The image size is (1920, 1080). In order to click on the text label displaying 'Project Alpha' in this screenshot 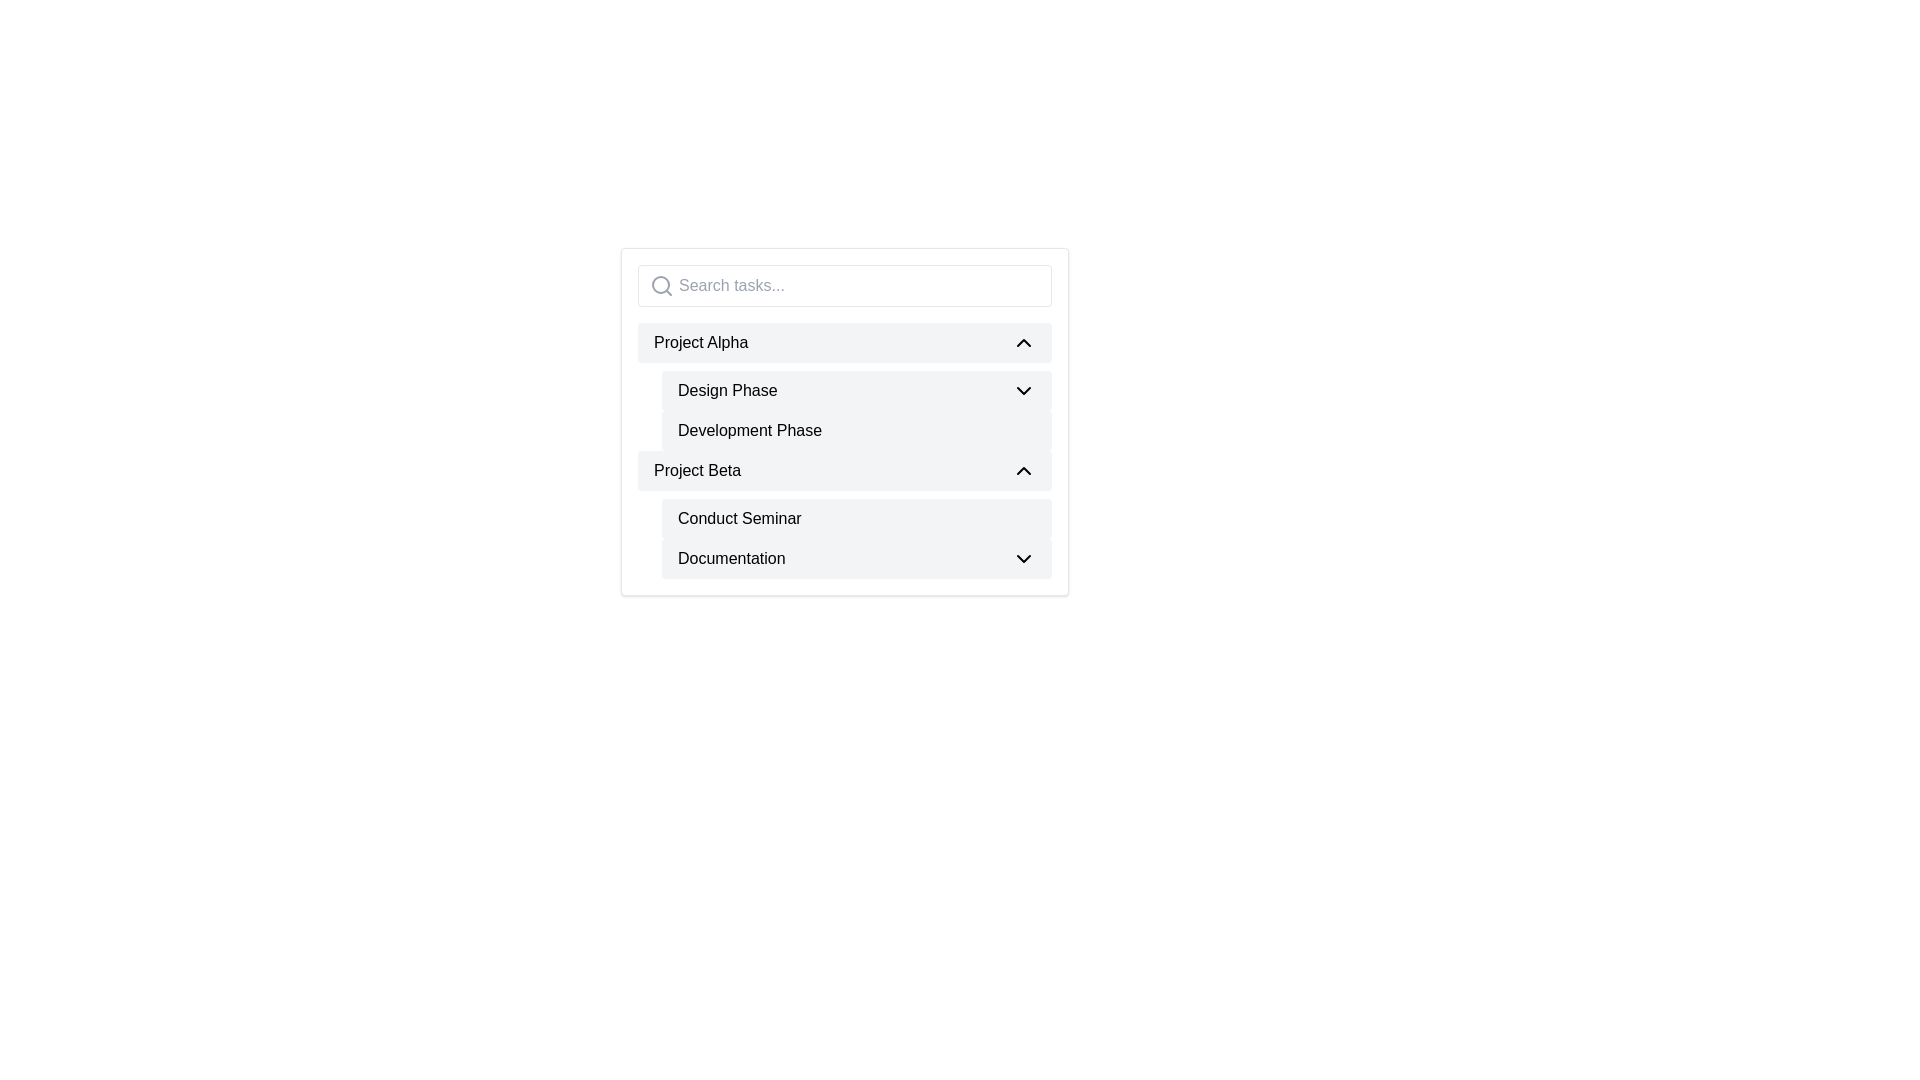, I will do `click(701, 342)`.